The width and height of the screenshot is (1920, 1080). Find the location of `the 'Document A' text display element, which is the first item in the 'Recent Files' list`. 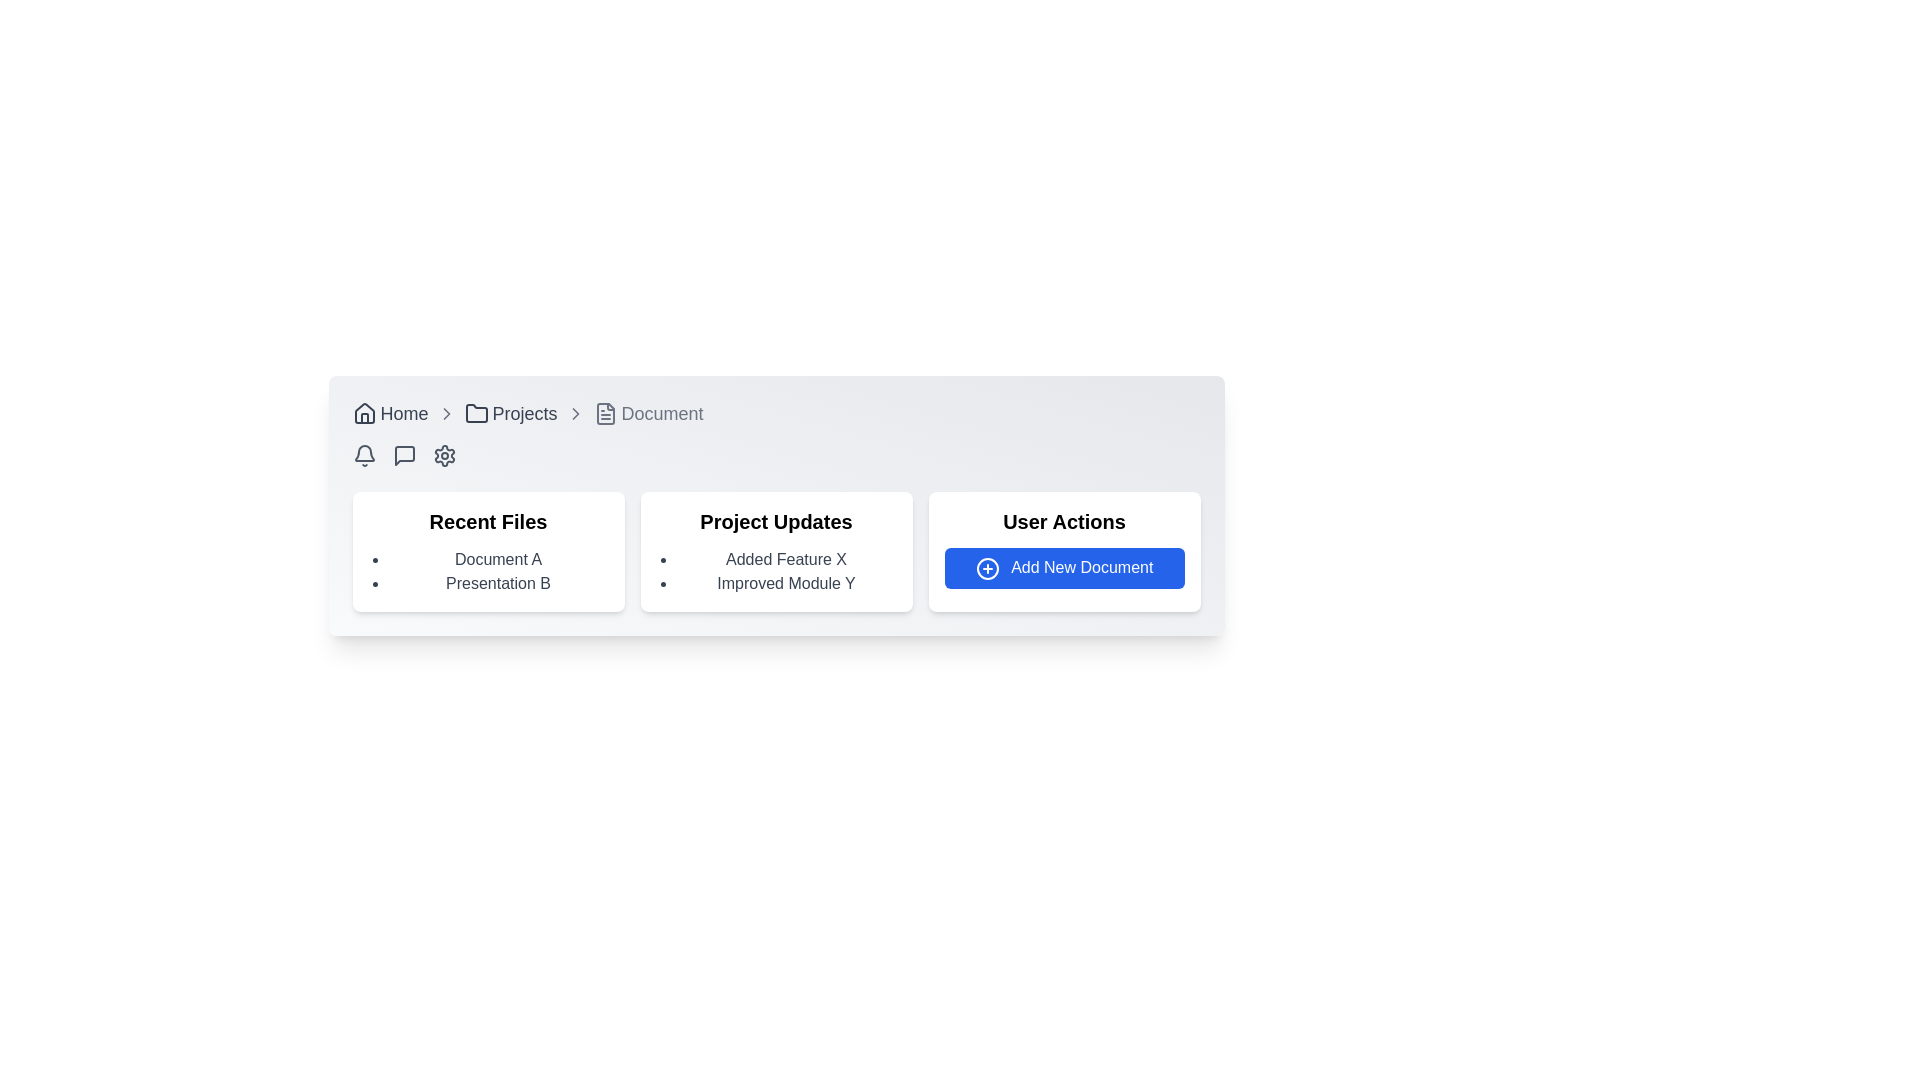

the 'Document A' text display element, which is the first item in the 'Recent Files' list is located at coordinates (498, 559).